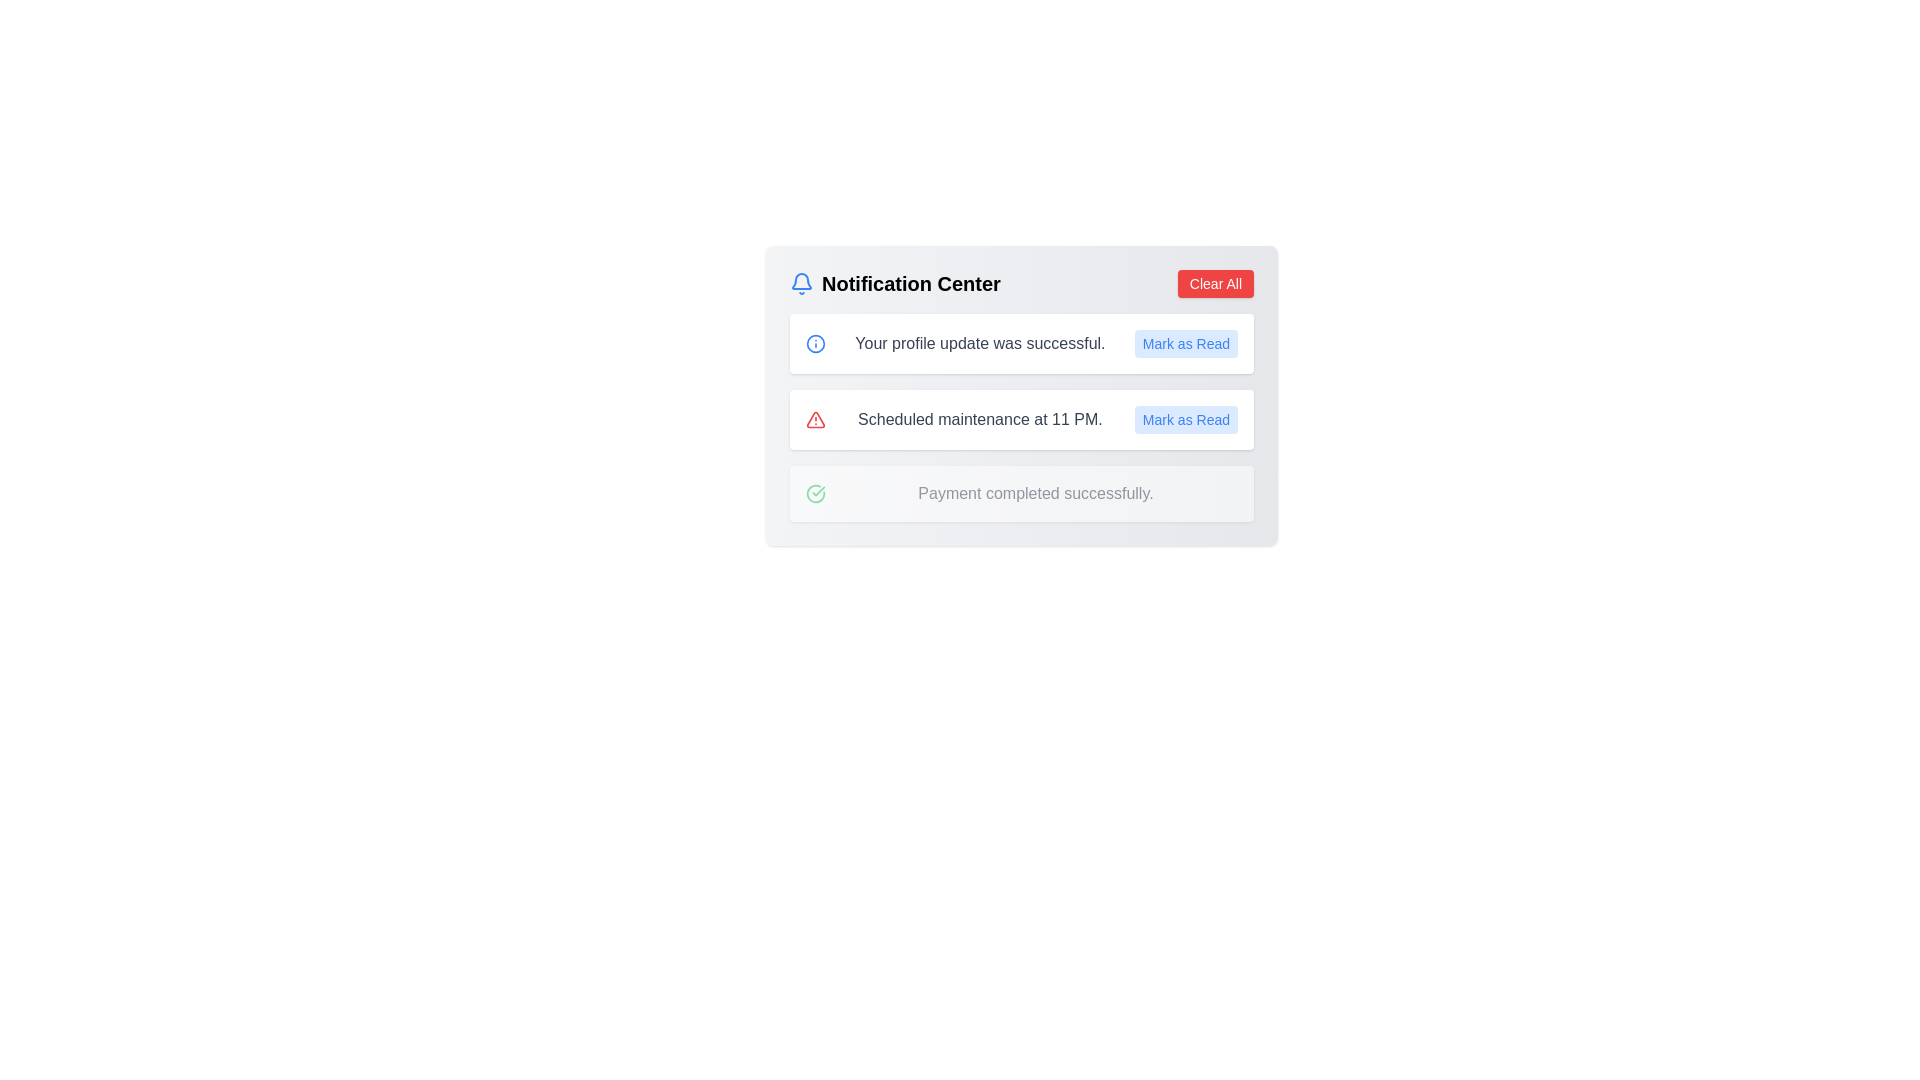  I want to click on the icon background circle that serves as a visual component for the first notification item in the notification center, so click(816, 342).